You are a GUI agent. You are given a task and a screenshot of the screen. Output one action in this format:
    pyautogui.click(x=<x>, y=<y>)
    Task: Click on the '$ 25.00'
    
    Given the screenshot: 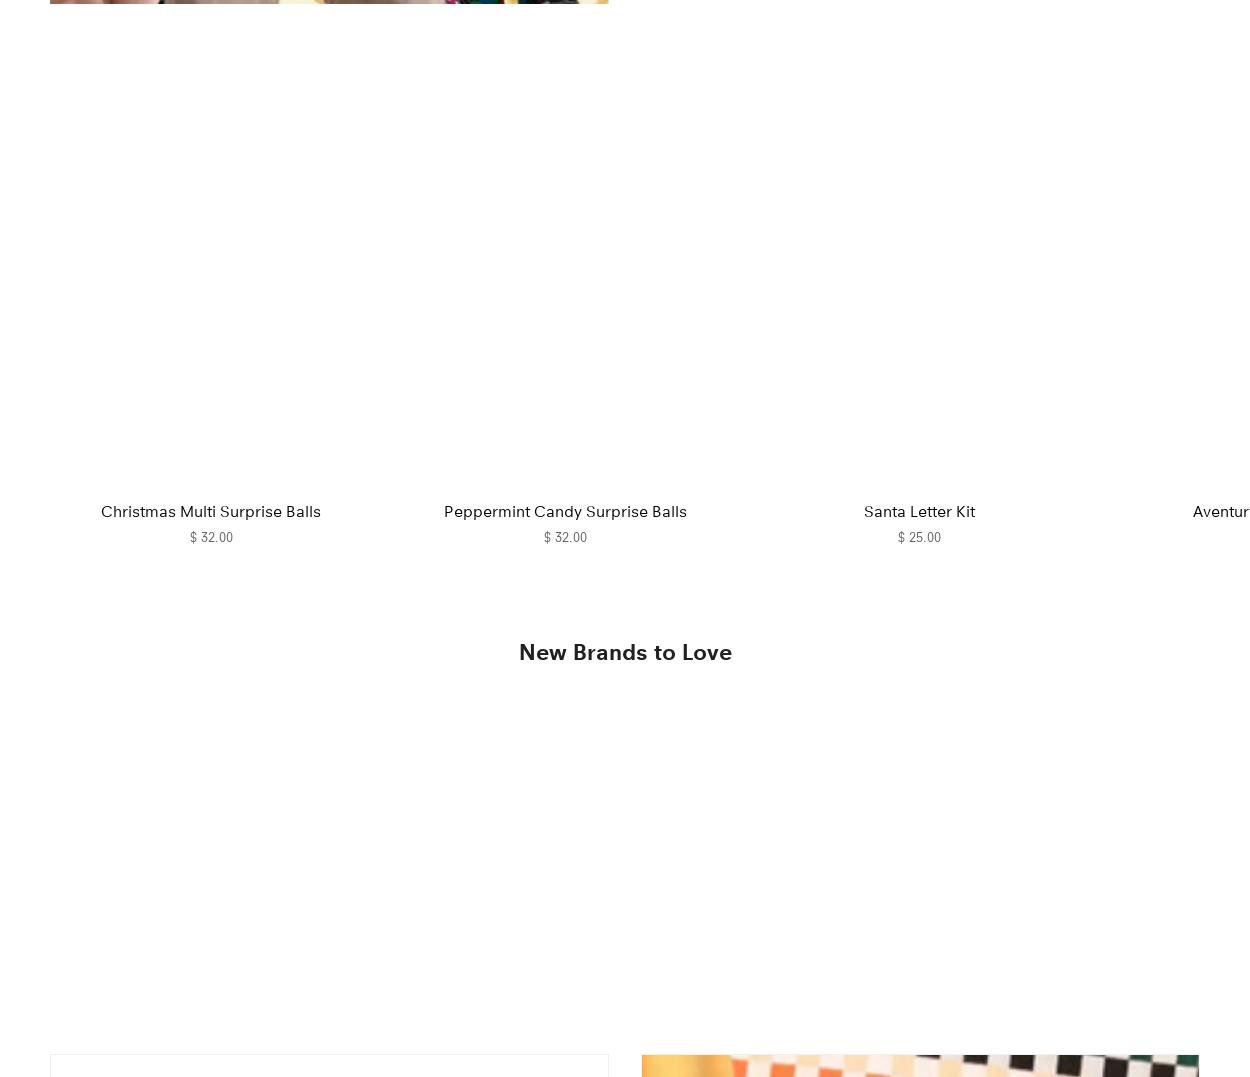 What is the action you would take?
    pyautogui.click(x=918, y=535)
    